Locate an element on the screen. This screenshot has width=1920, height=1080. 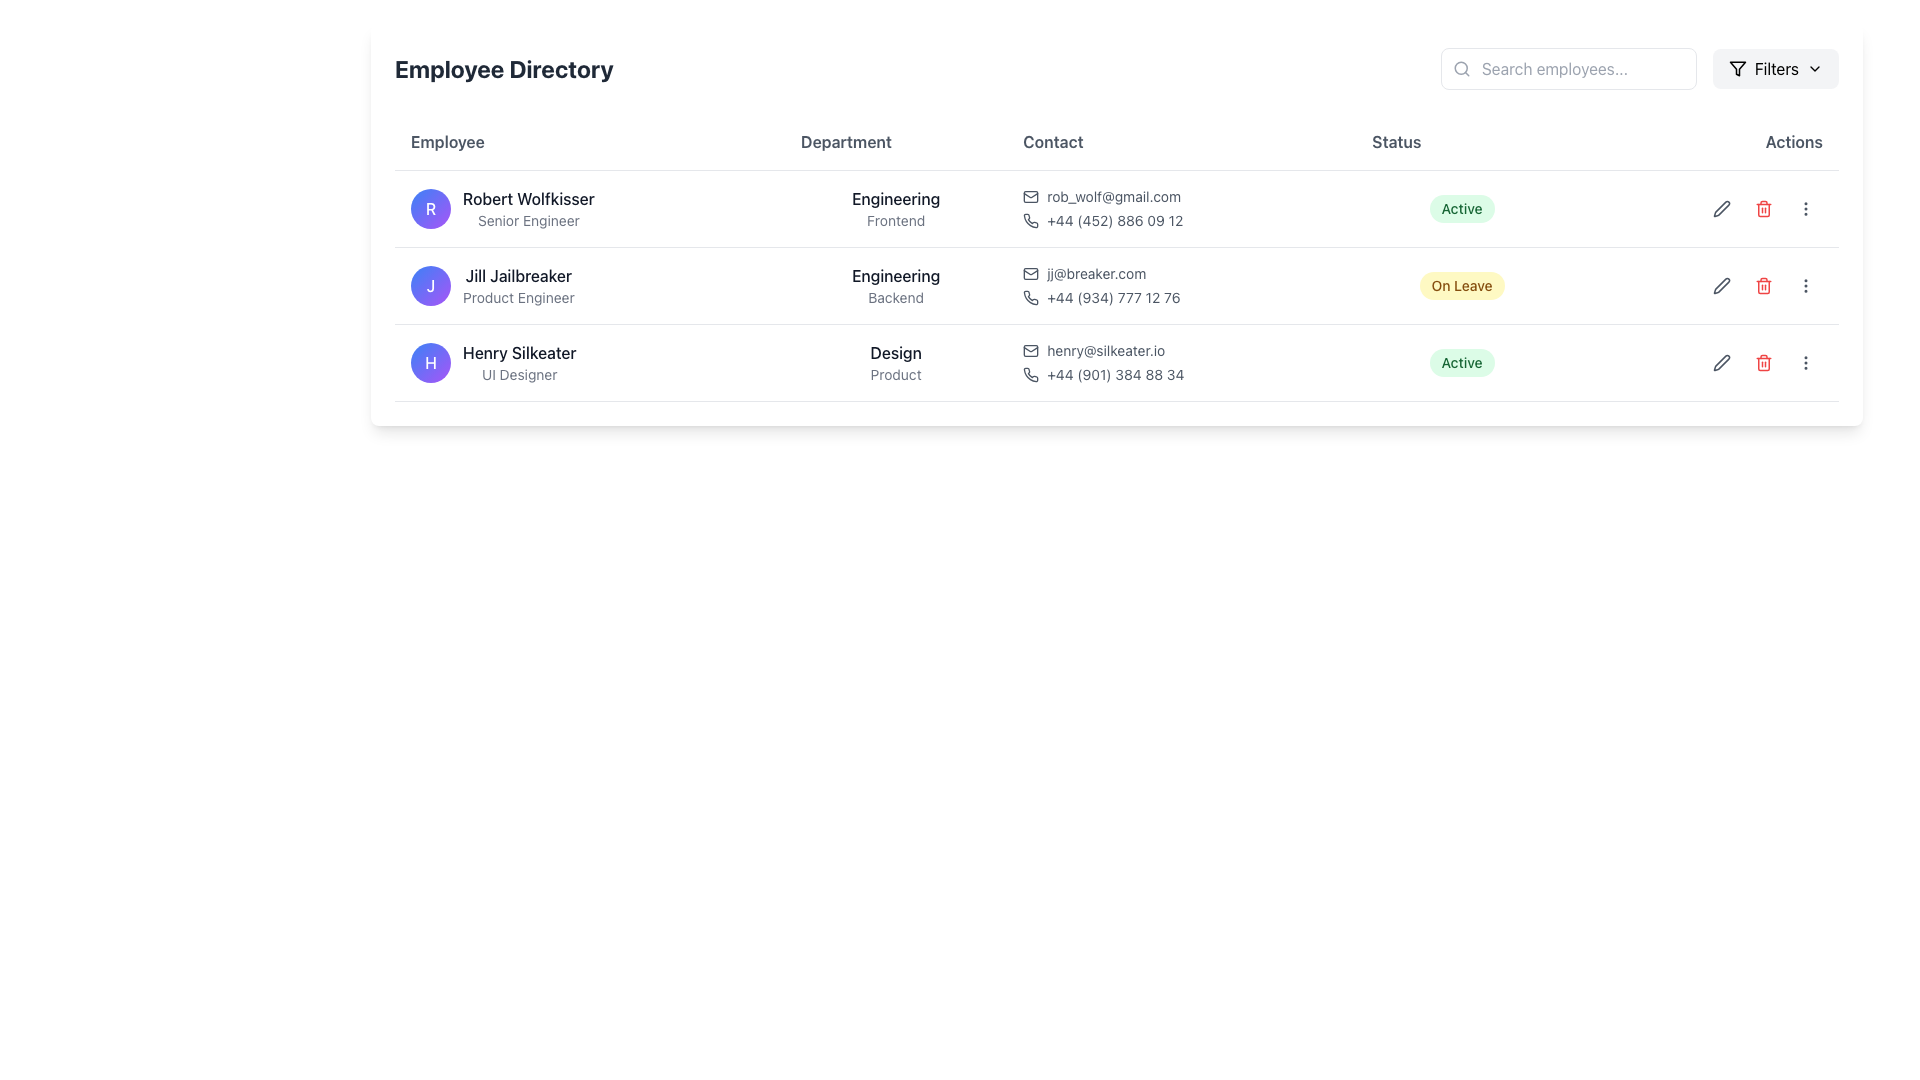
the vertical ellipsis icon in the 'Actions' column of the third row in the Employee Directory table associated with 'Henry Silkeater' is located at coordinates (1805, 362).